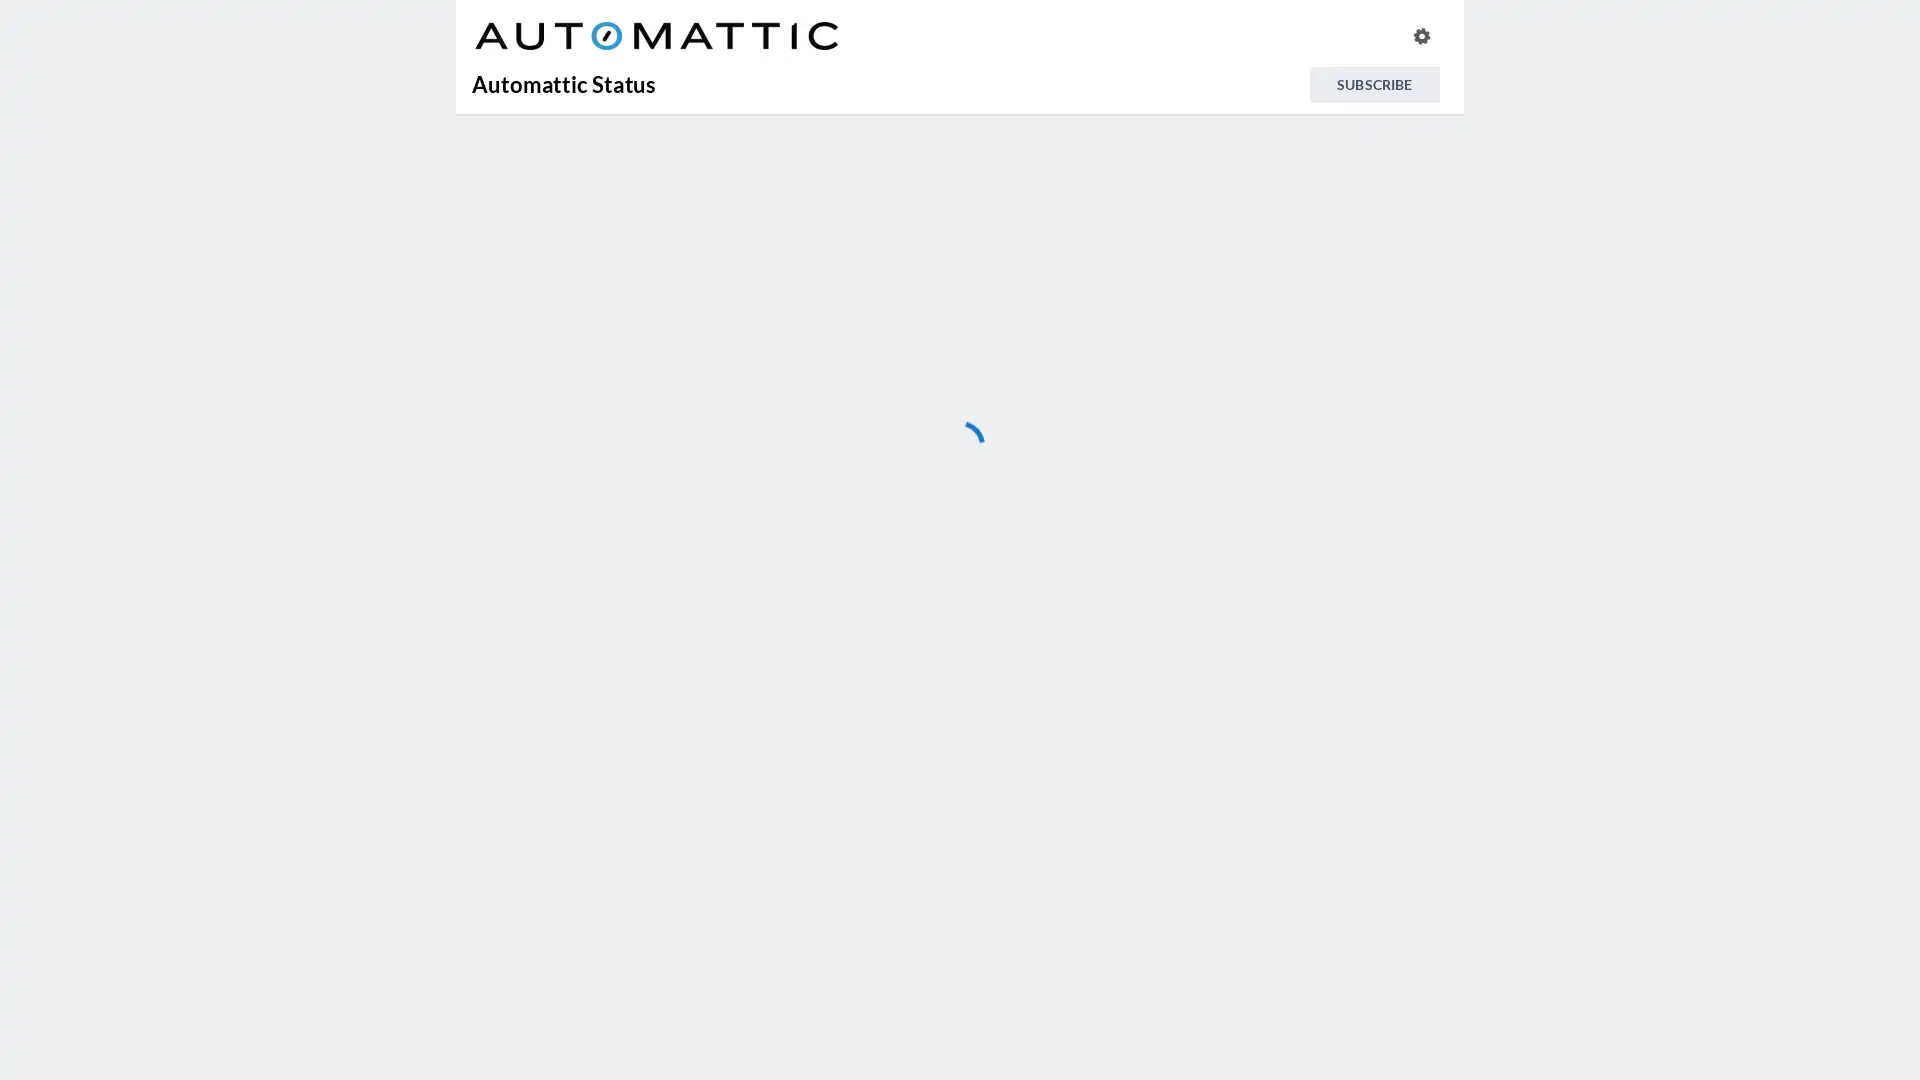 The width and height of the screenshot is (1920, 1080). What do you see at coordinates (838, 735) in the screenshot?
I see `Jetpack Search API Response Time : 173 ms` at bounding box center [838, 735].